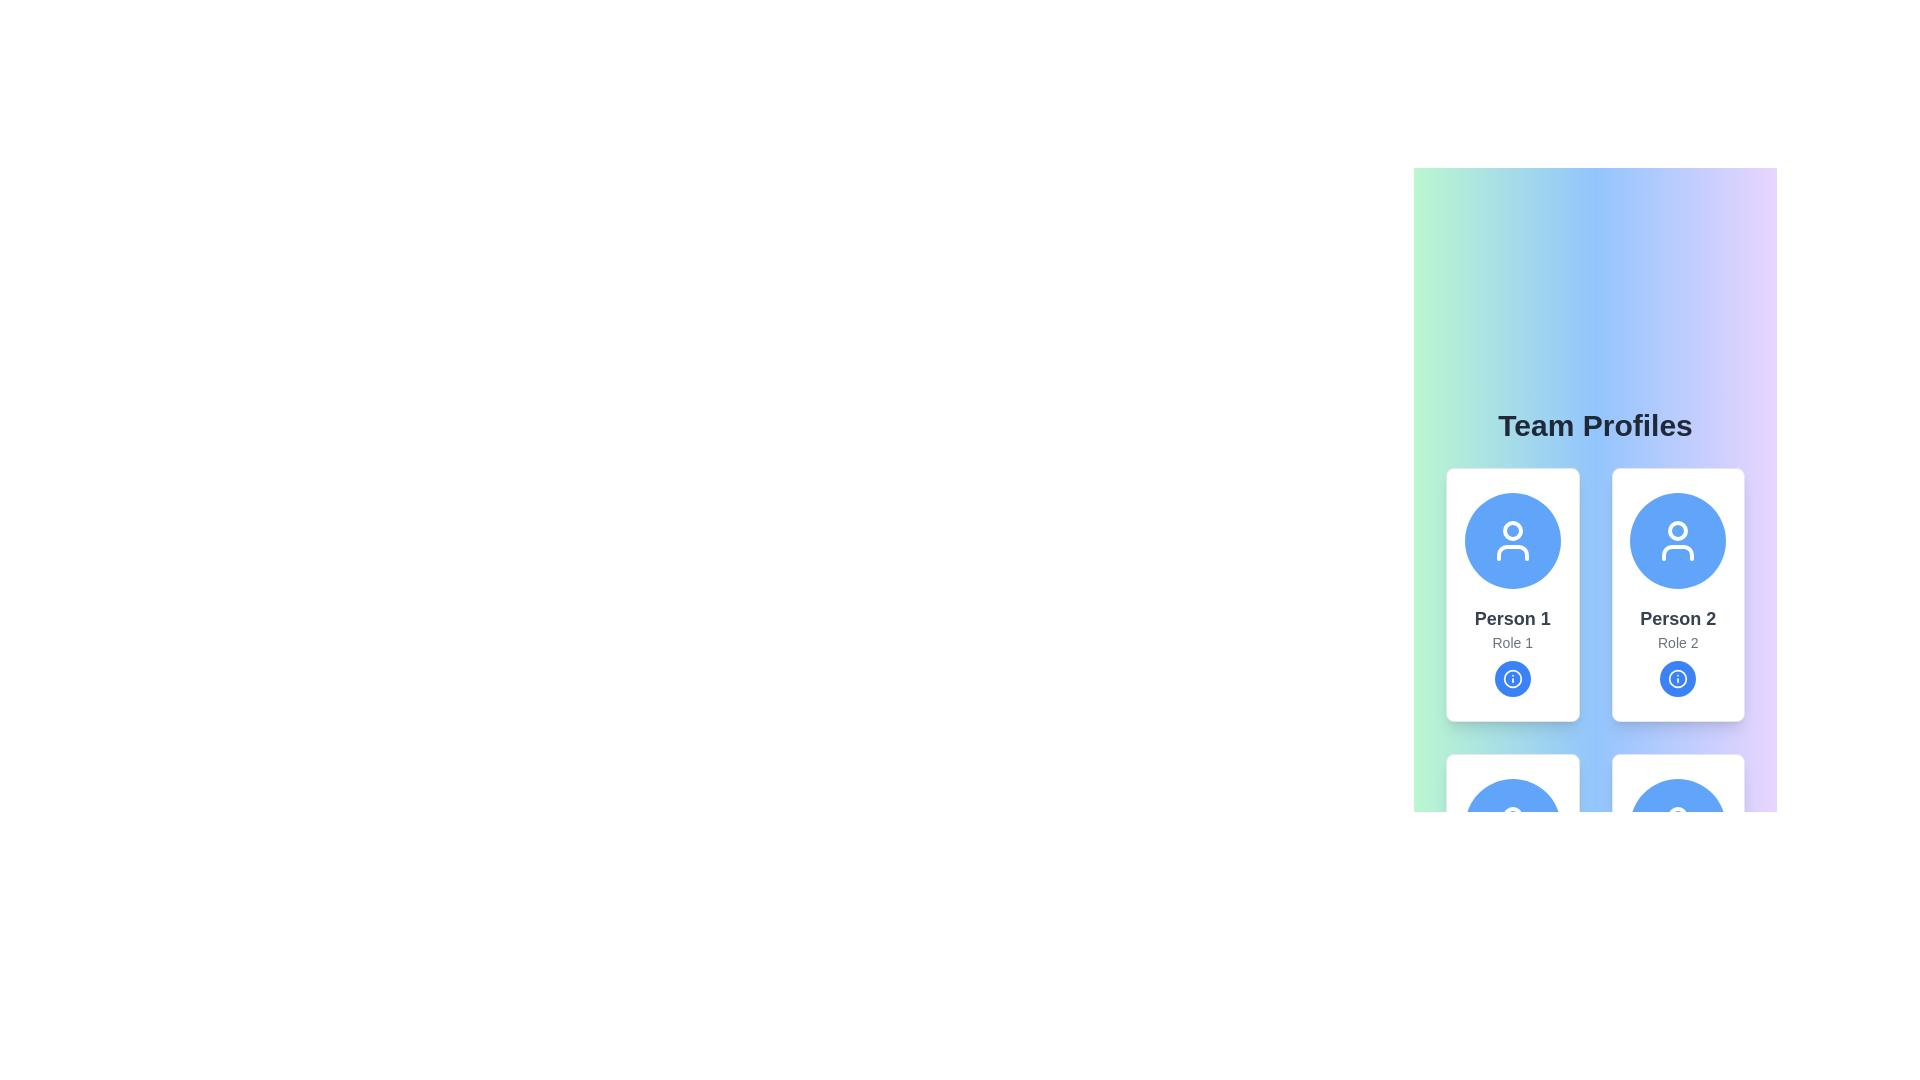  Describe the element at coordinates (1678, 677) in the screenshot. I see `the circular icon located in the second card of the 'Team Profiles' grid, positioned below the text 'Person 2 Role 2'` at that location.